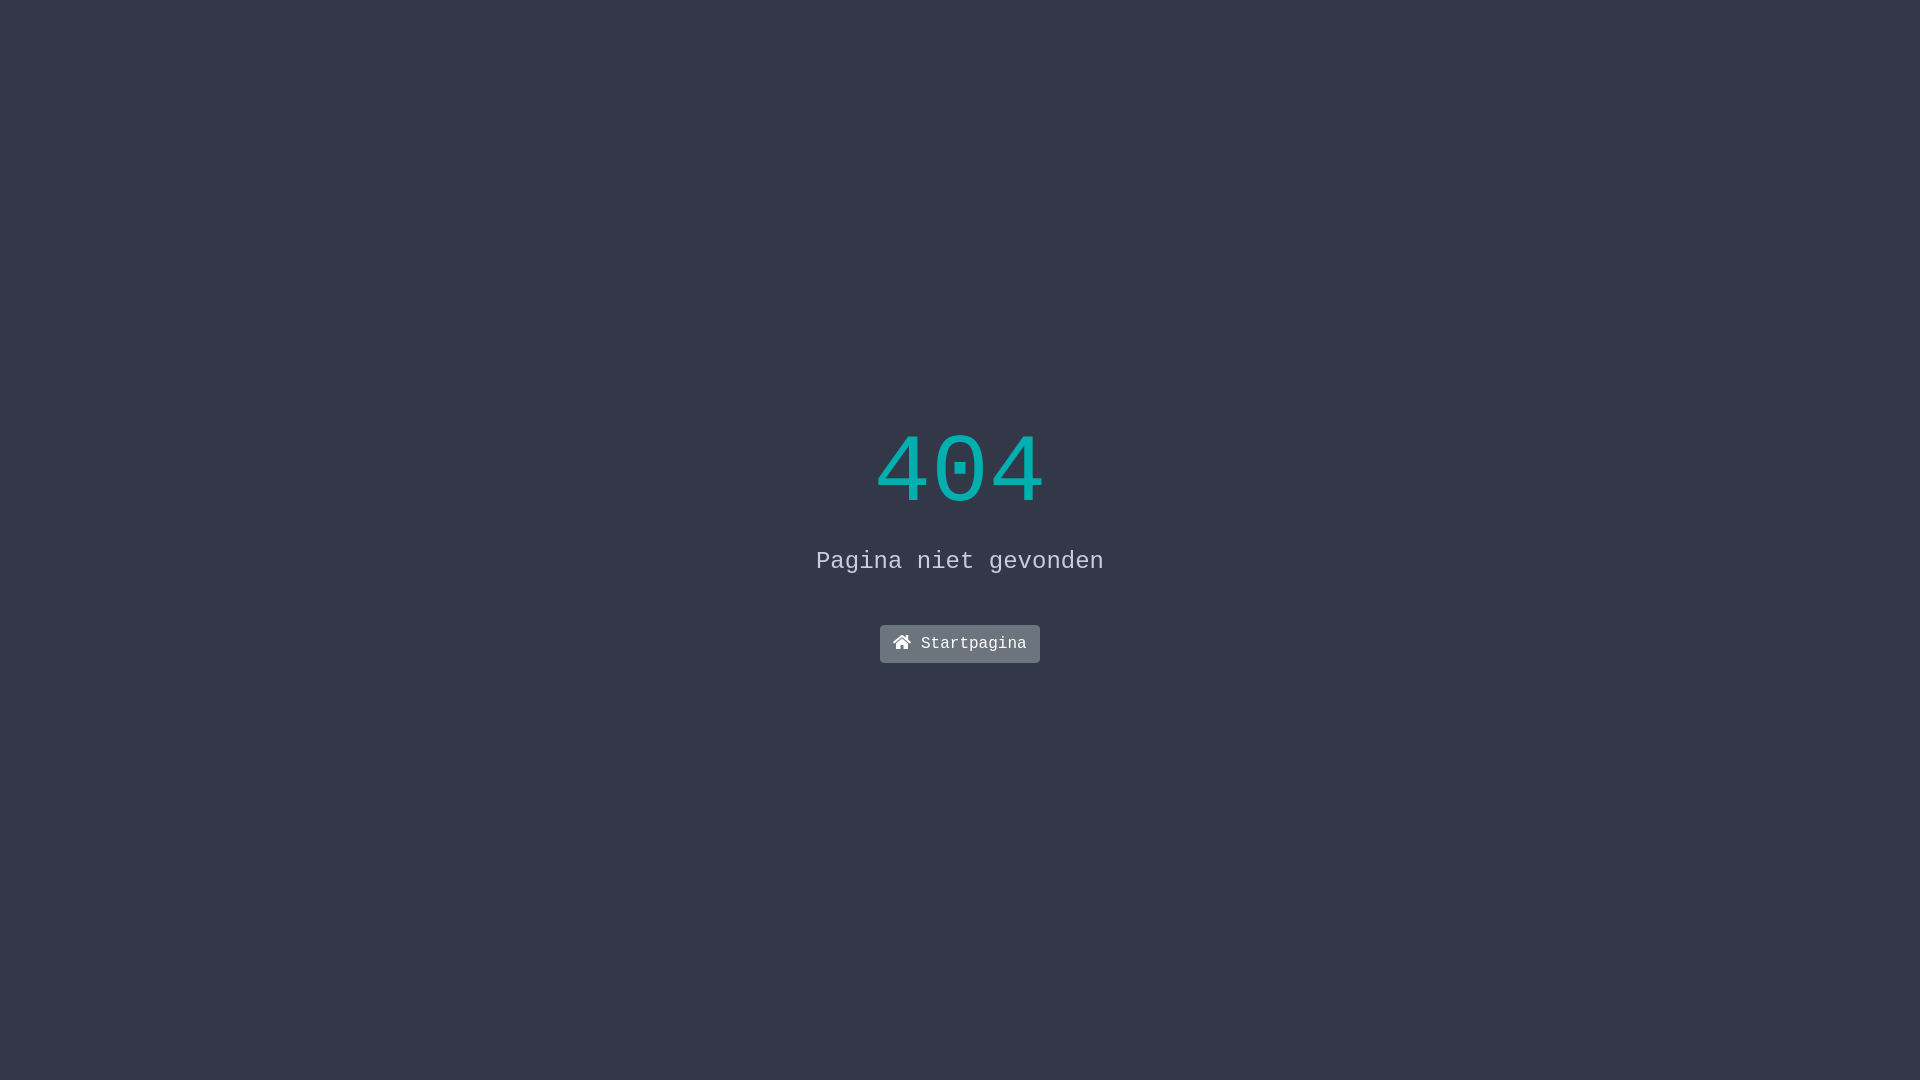  What do you see at coordinates (958, 644) in the screenshot?
I see `'Startpagina'` at bounding box center [958, 644].